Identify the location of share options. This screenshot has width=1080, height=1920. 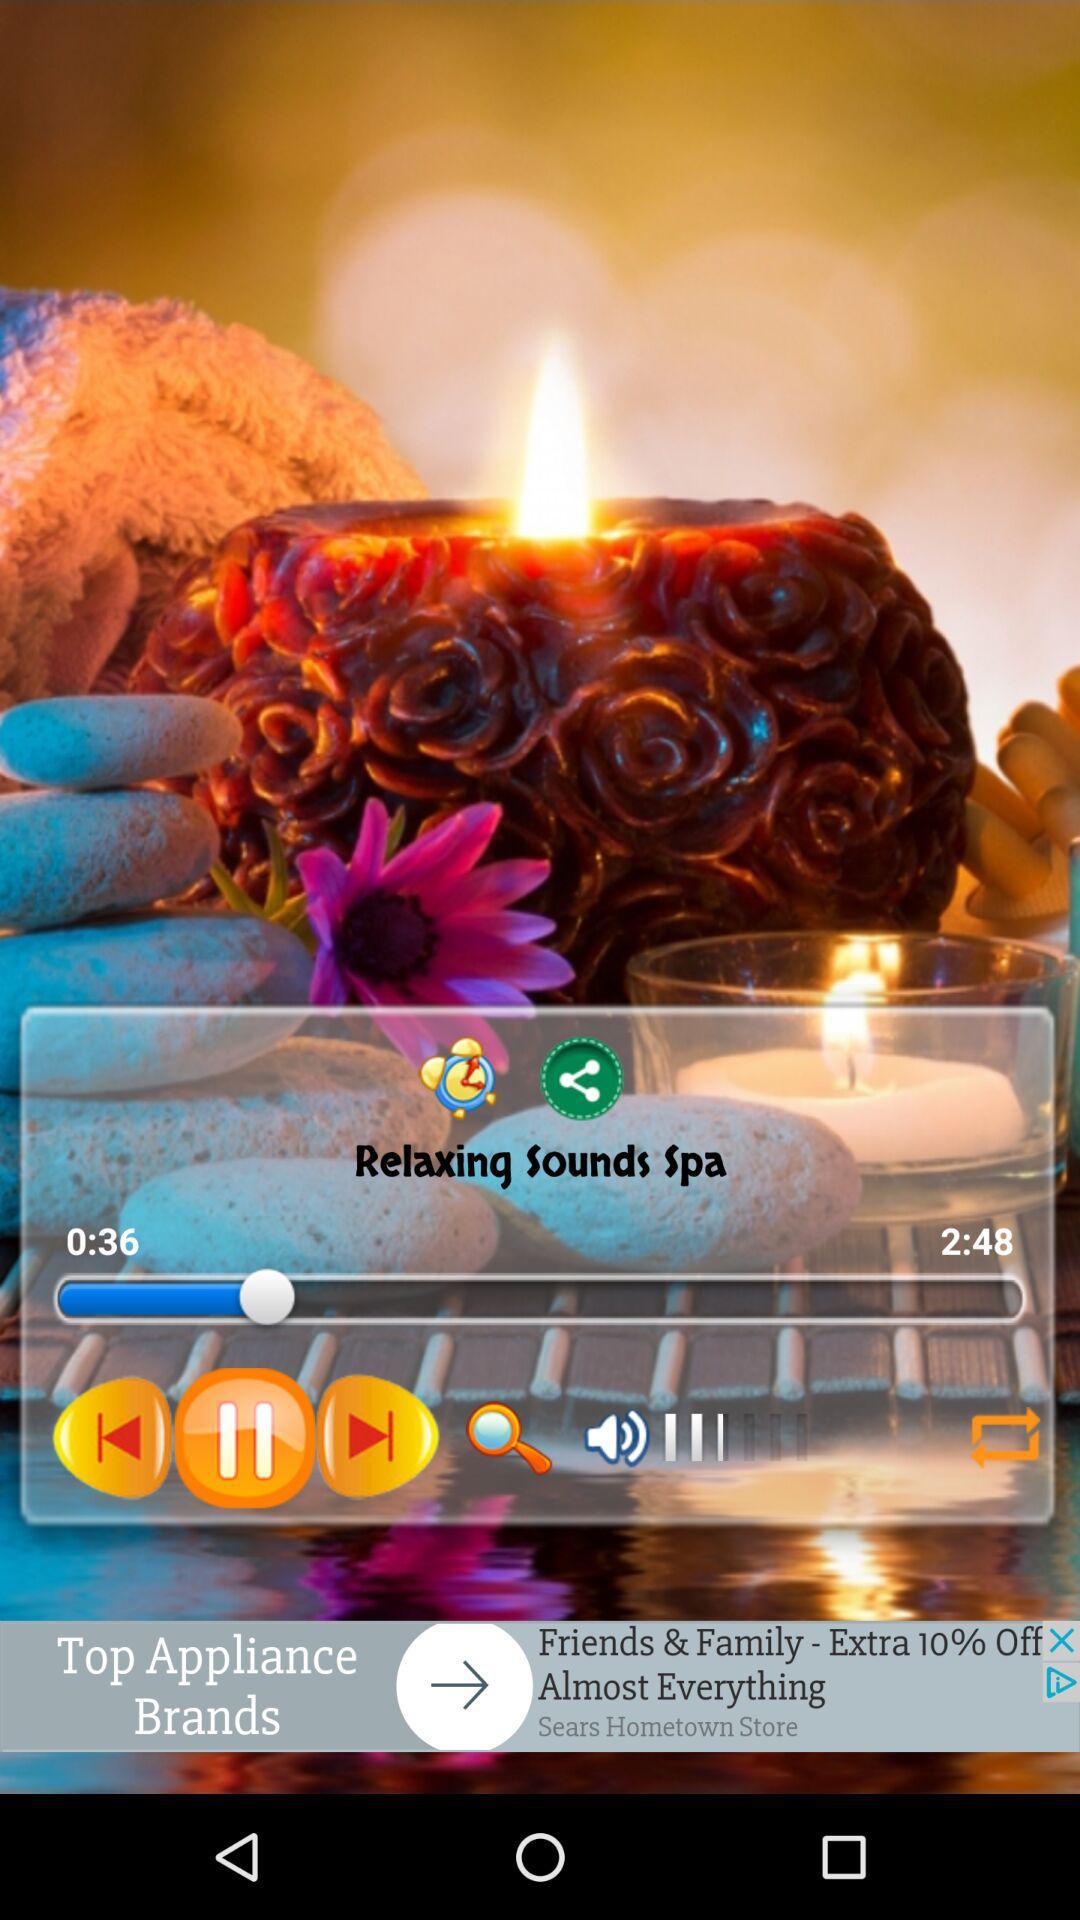
(582, 1077).